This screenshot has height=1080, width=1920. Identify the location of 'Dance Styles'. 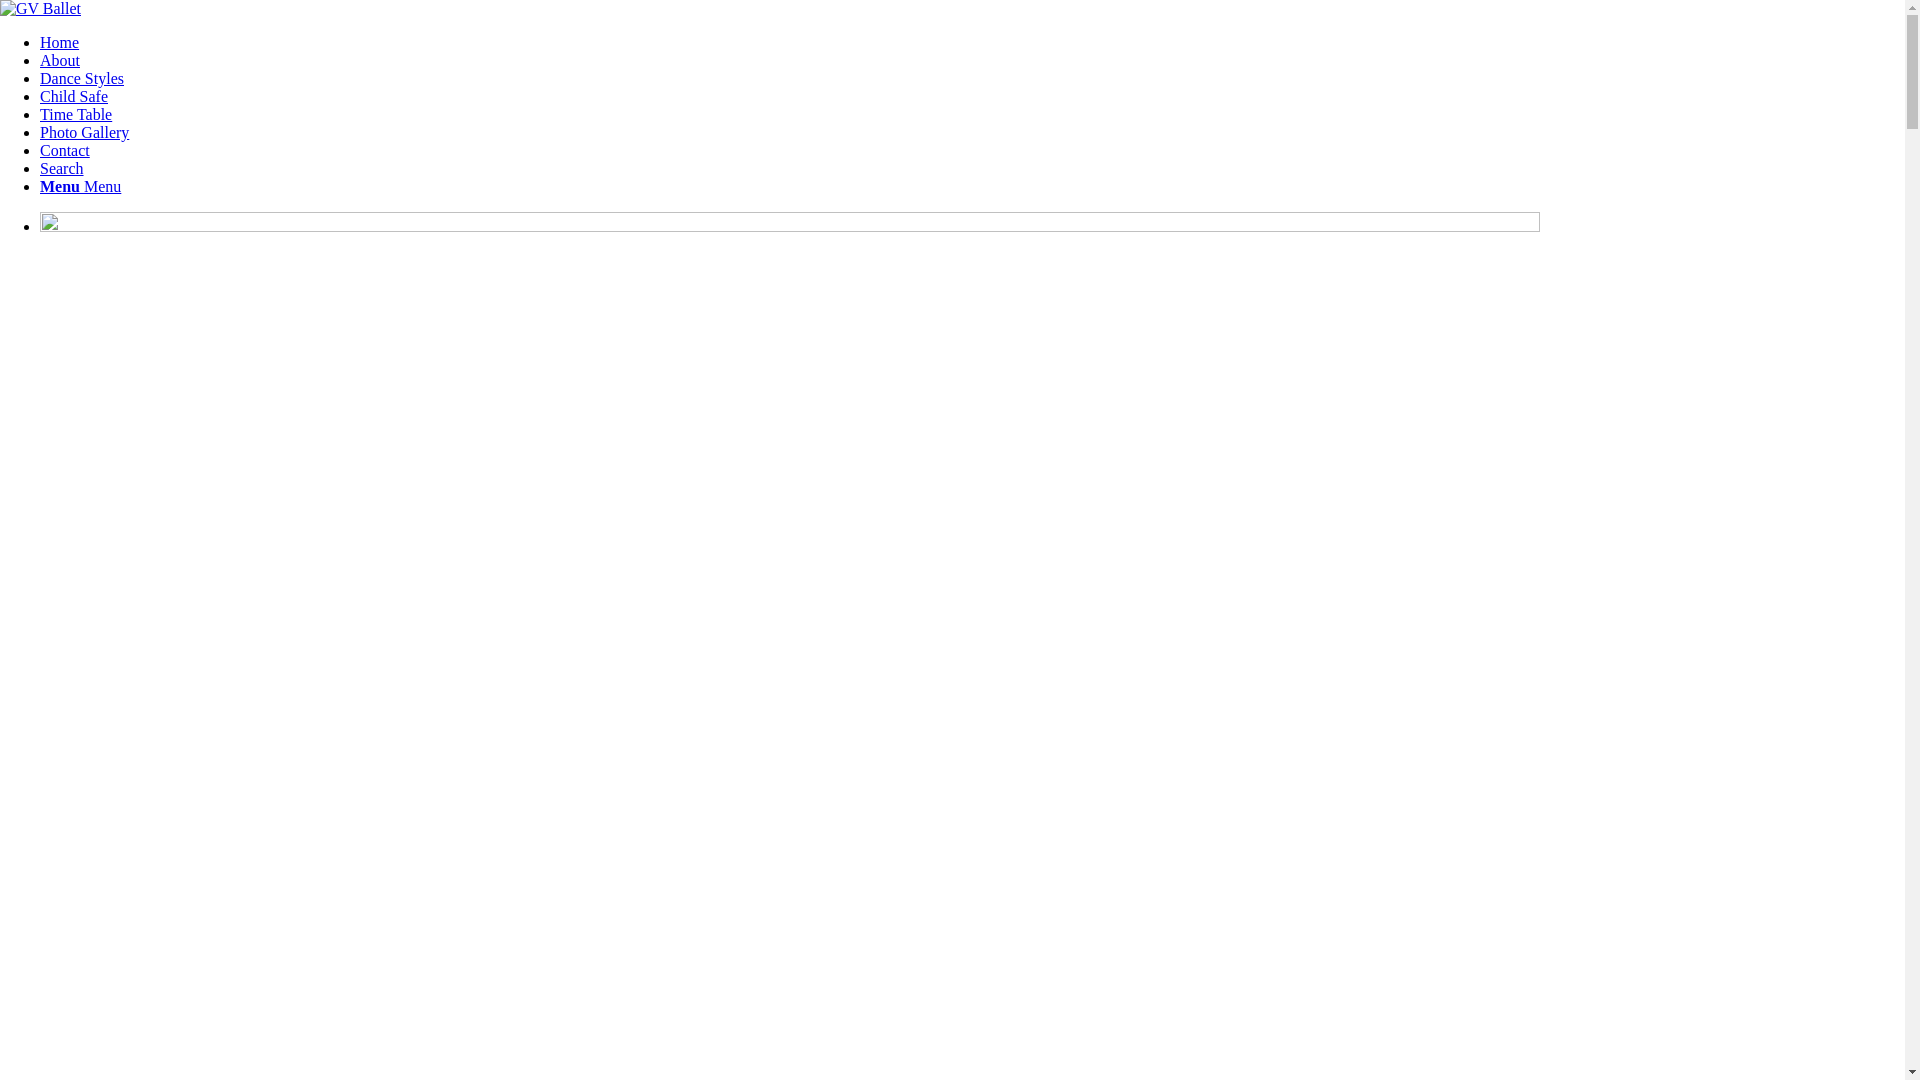
(80, 77).